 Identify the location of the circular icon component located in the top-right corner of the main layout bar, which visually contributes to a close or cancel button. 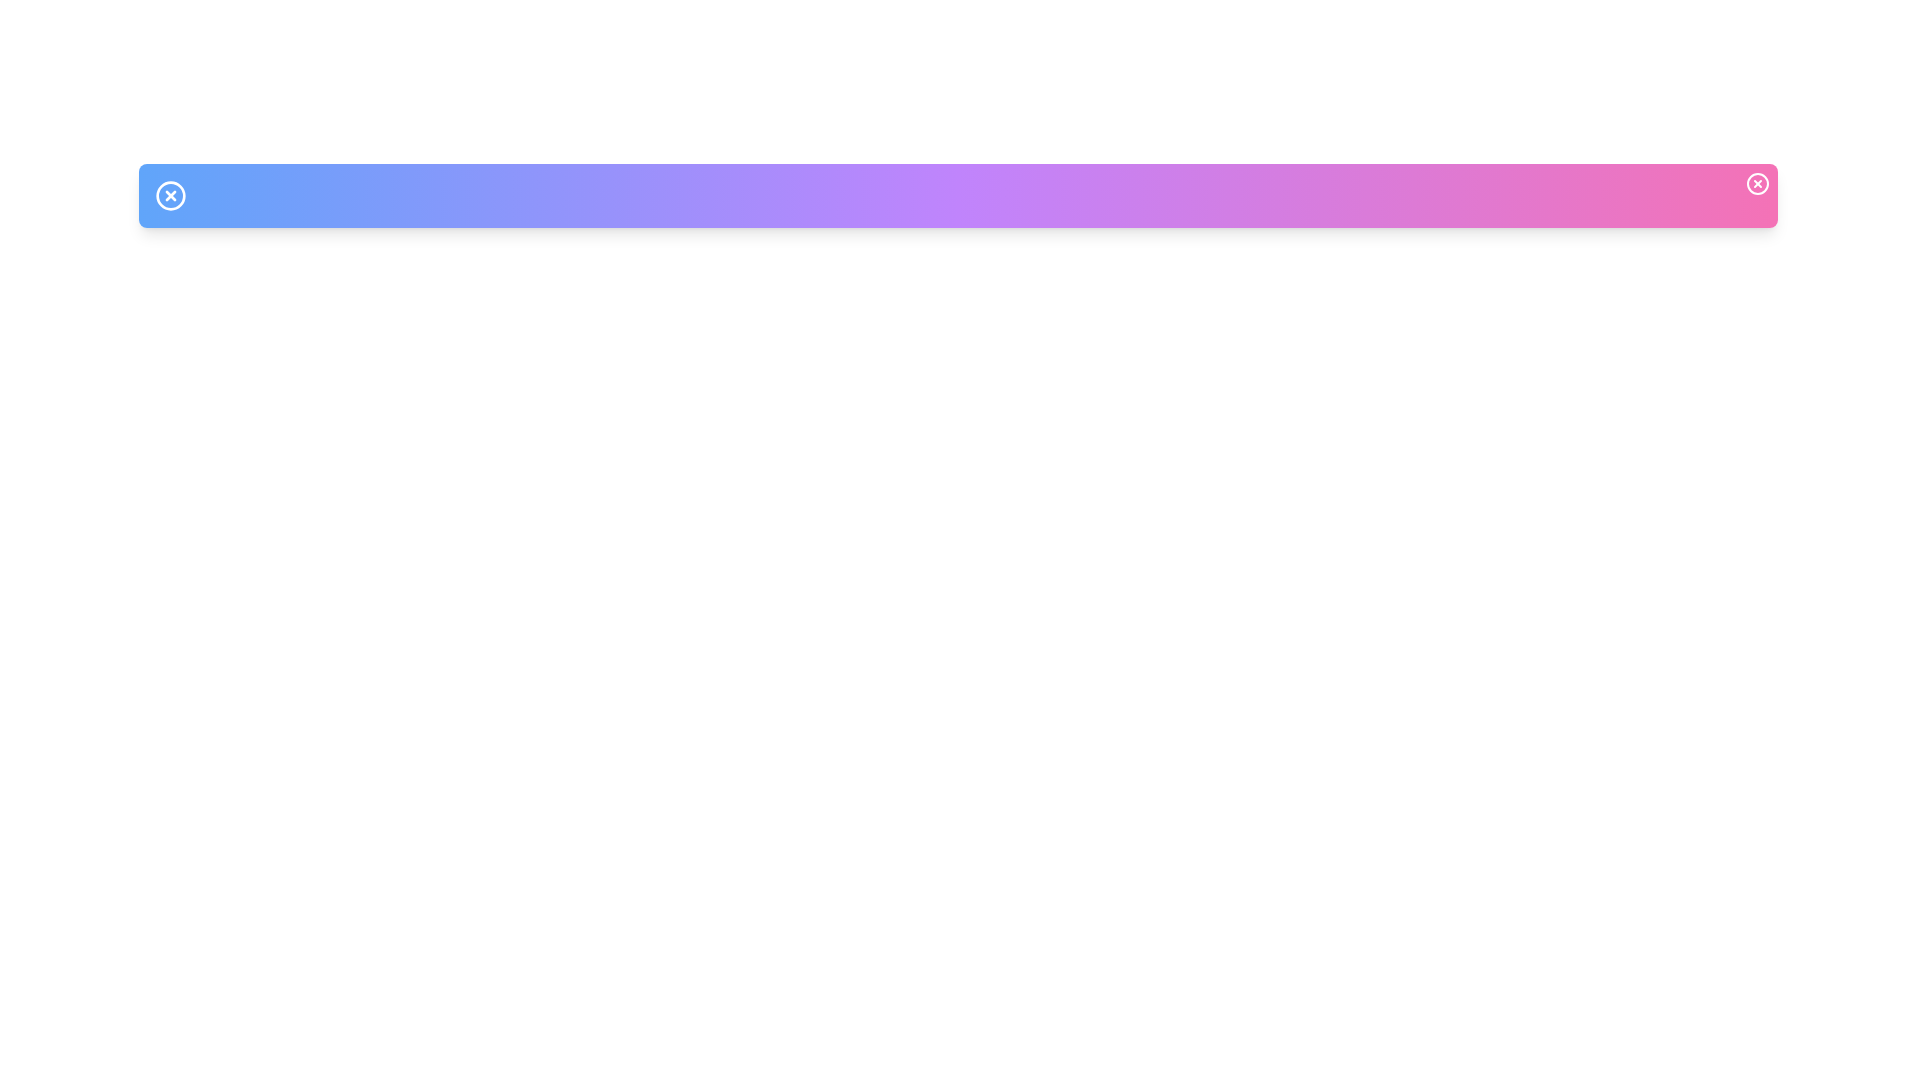
(1756, 184).